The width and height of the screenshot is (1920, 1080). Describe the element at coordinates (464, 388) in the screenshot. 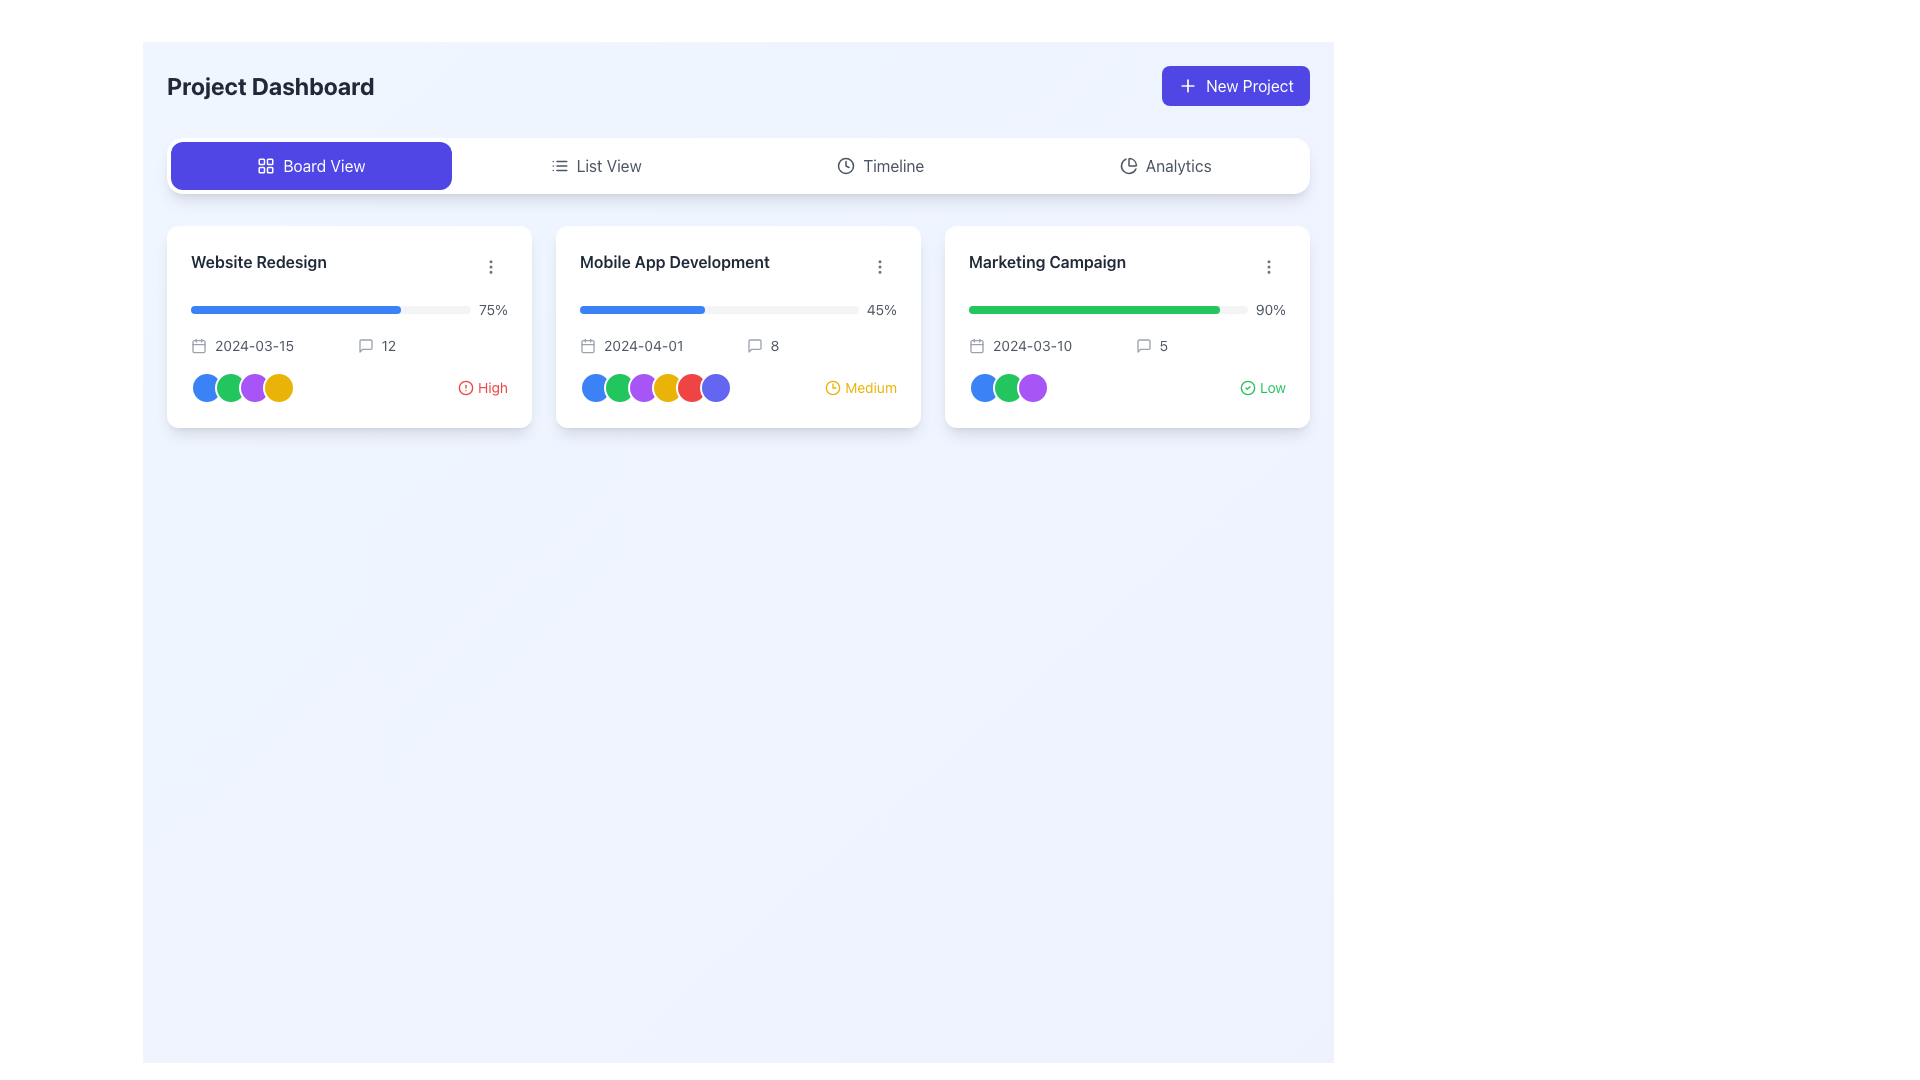

I see `the 'High' priority alert icon located in the bottom right area of the 'Website Redesign' card, adjacent to the 'High' label` at that location.